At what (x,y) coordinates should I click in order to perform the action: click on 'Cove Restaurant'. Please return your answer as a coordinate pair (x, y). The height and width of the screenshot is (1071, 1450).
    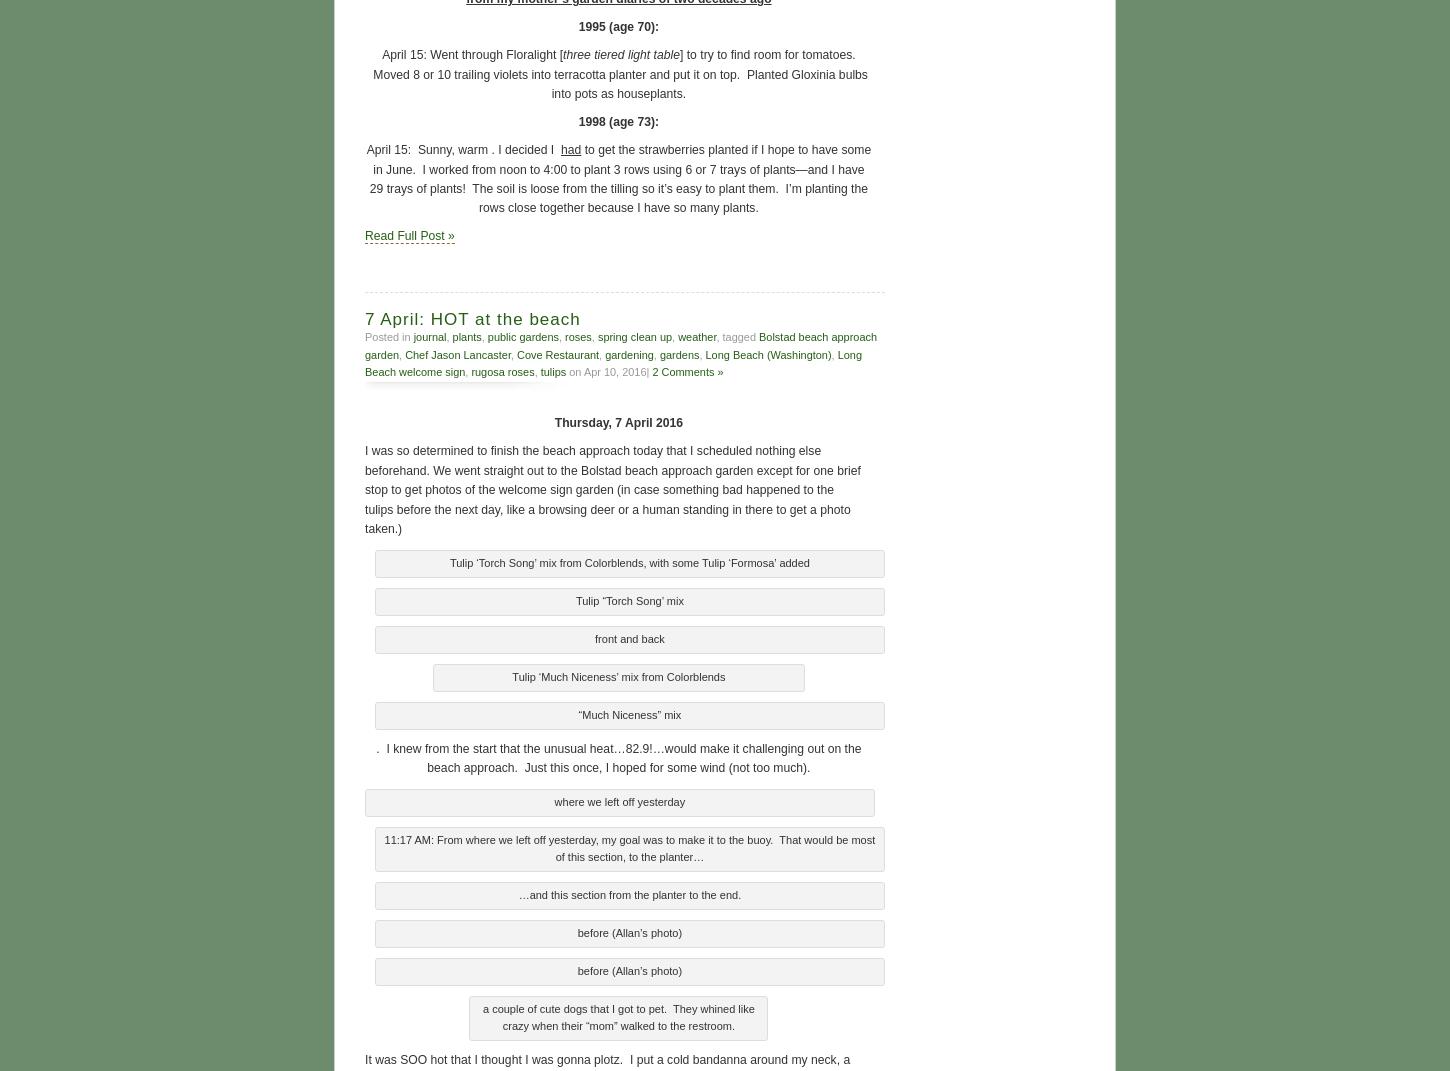
    Looking at the image, I should click on (517, 351).